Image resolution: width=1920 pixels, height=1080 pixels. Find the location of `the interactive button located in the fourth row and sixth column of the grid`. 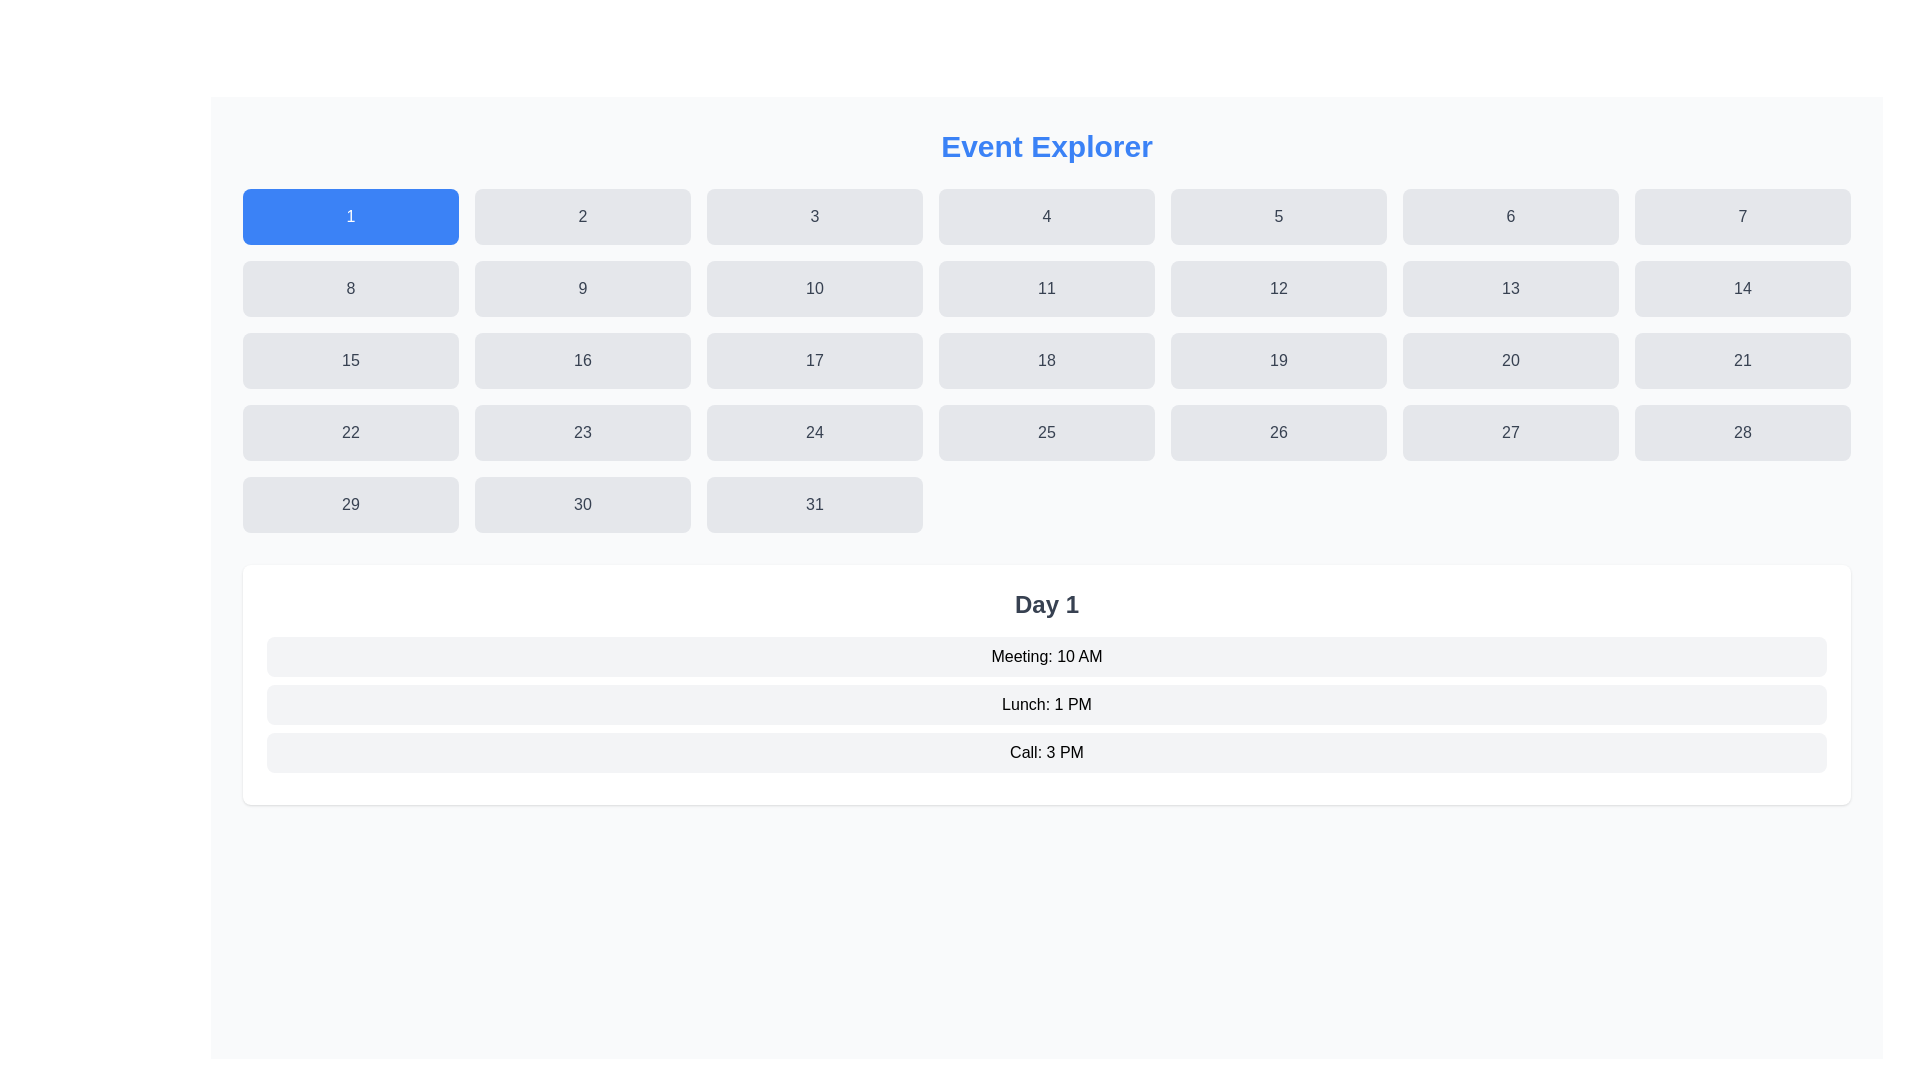

the interactive button located in the fourth row and sixth column of the grid is located at coordinates (1511, 361).